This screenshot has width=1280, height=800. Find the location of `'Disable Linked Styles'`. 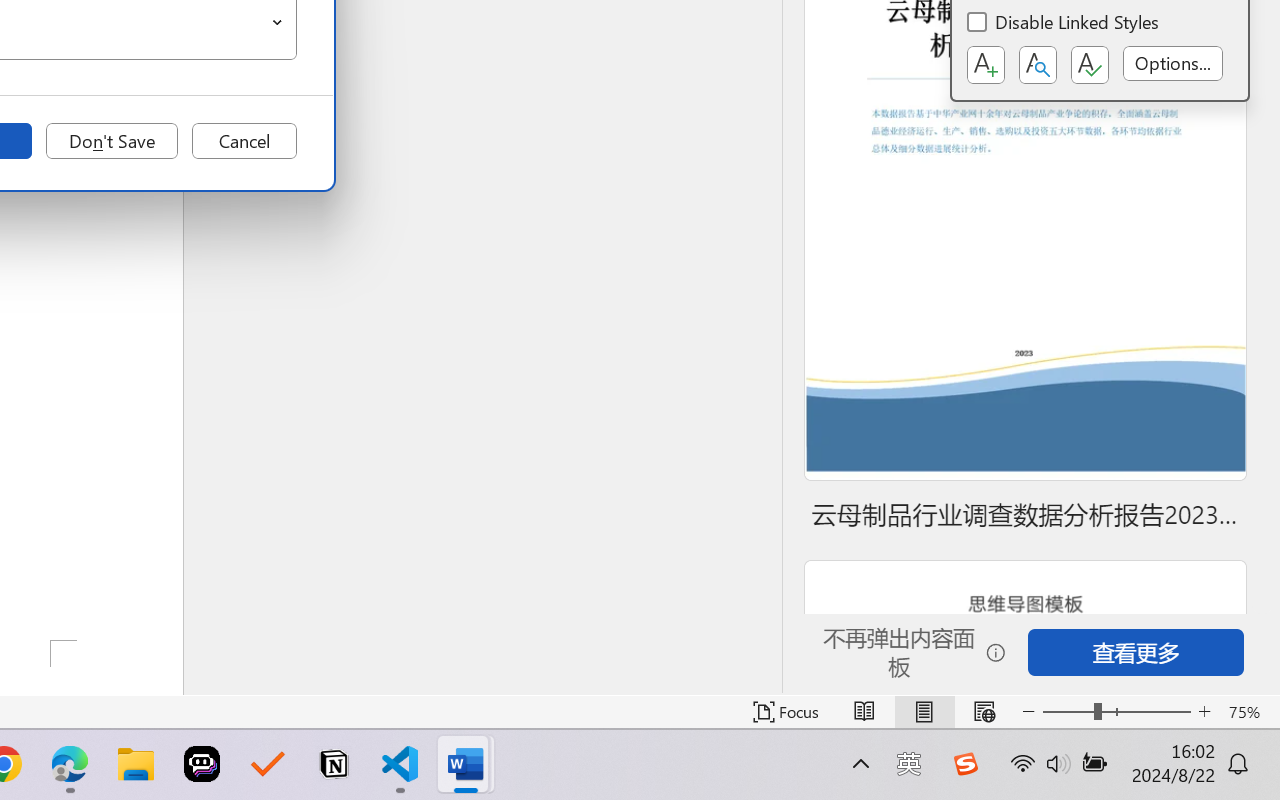

'Disable Linked Styles' is located at coordinates (1063, 25).